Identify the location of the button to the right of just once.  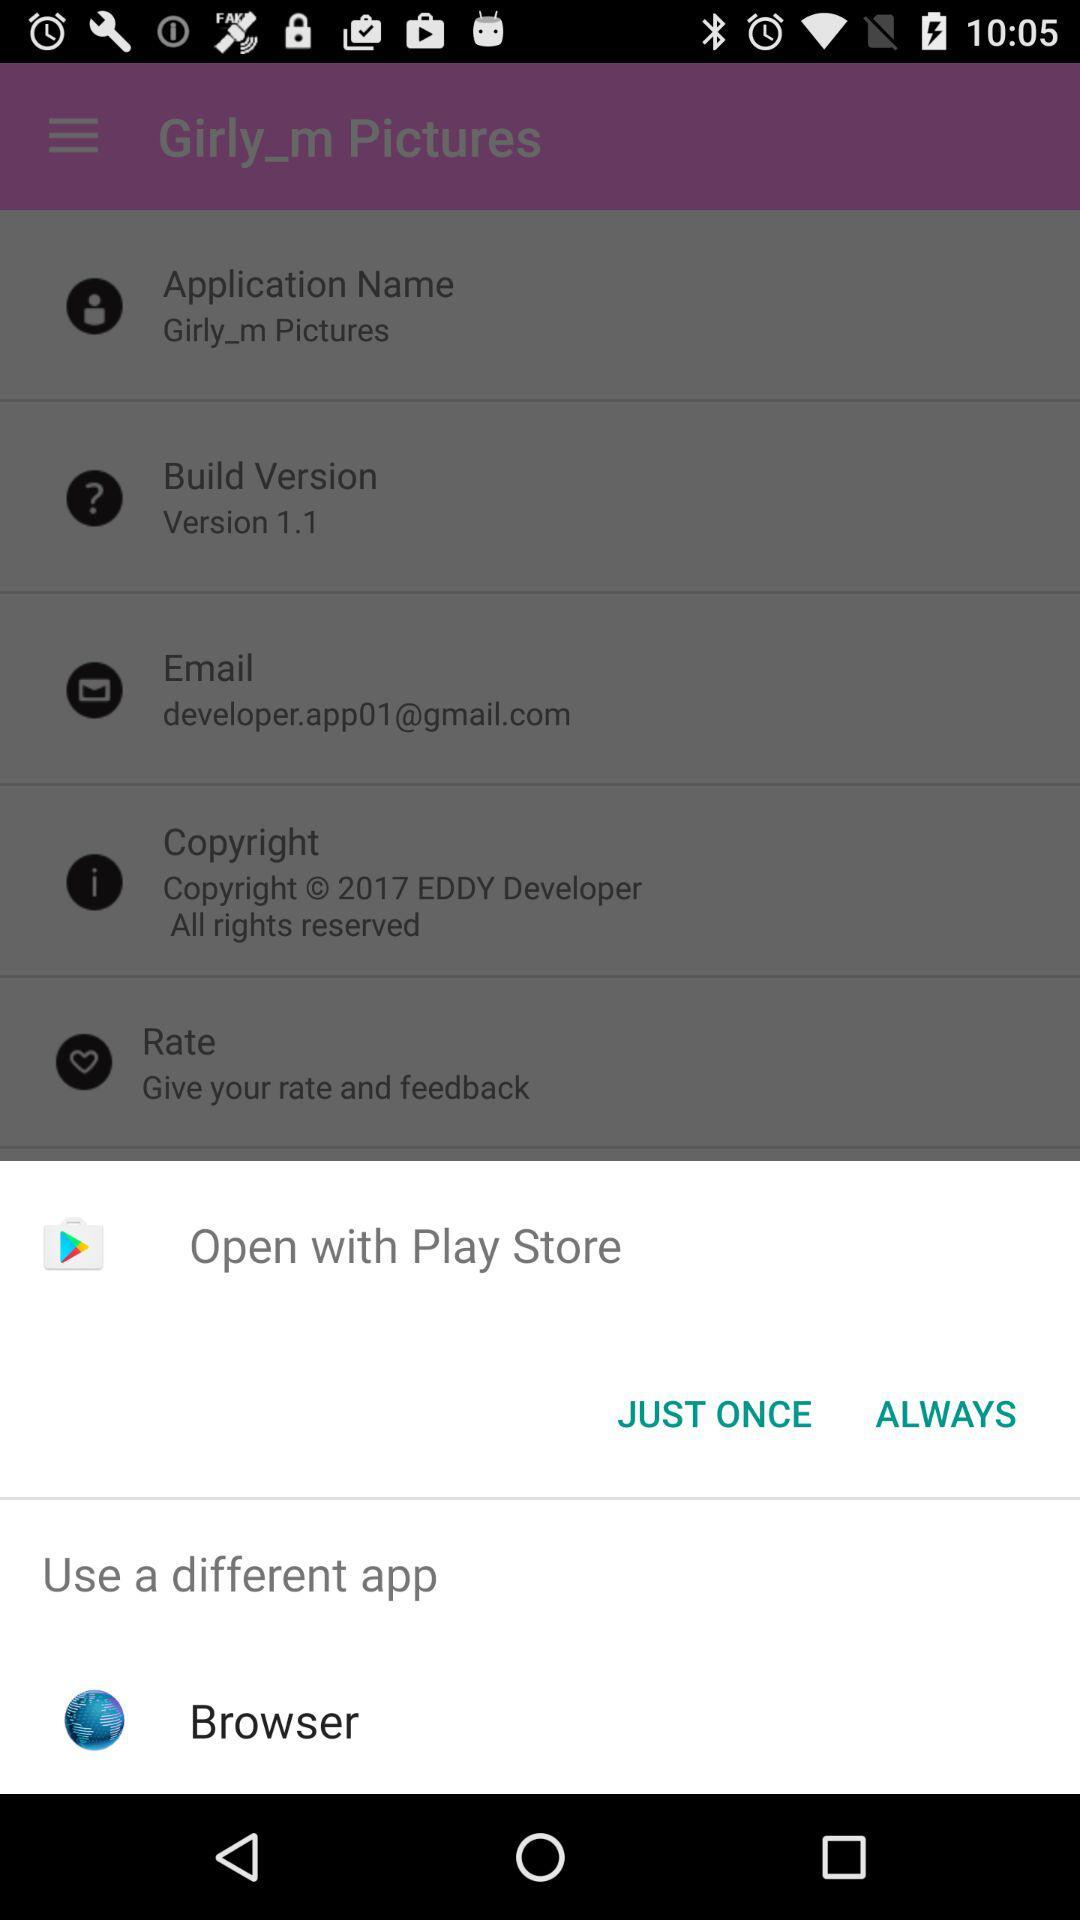
(945, 1411).